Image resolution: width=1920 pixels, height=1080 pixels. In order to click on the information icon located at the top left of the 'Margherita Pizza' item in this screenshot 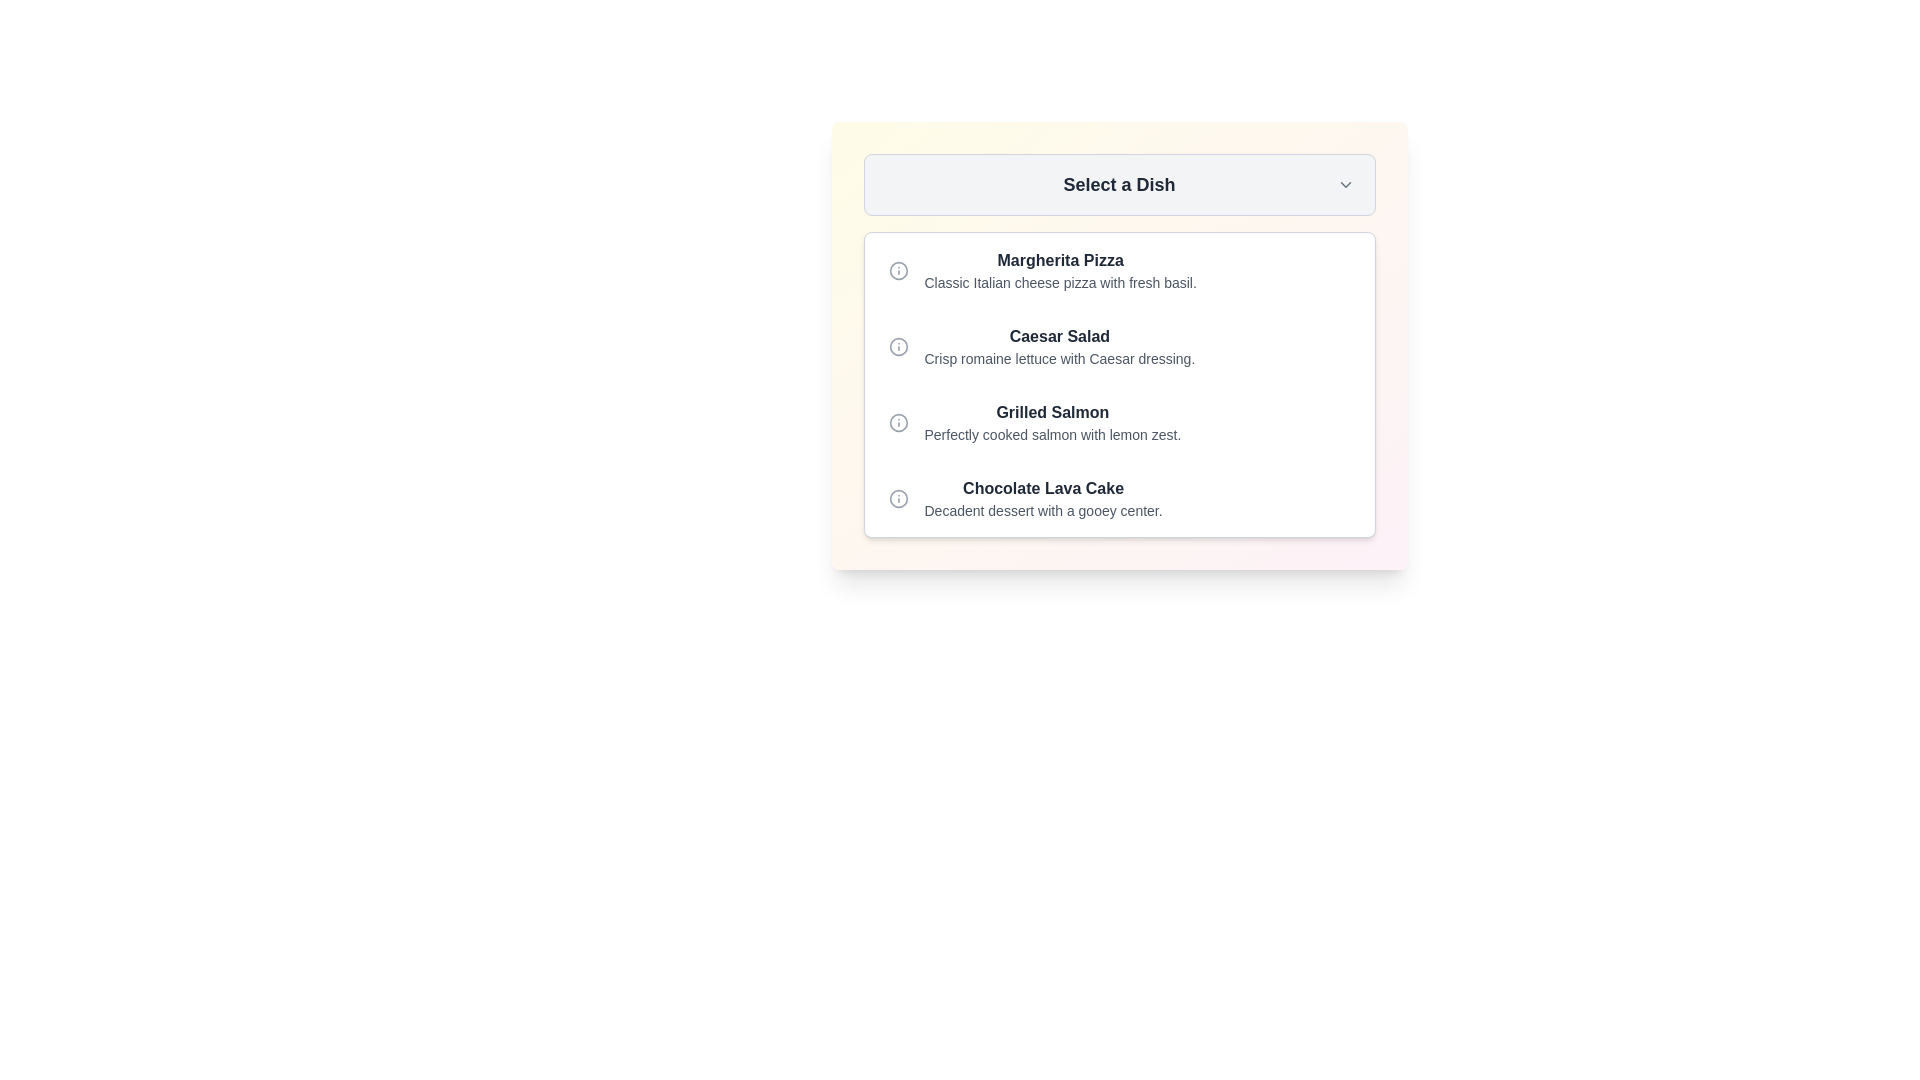, I will do `click(897, 270)`.